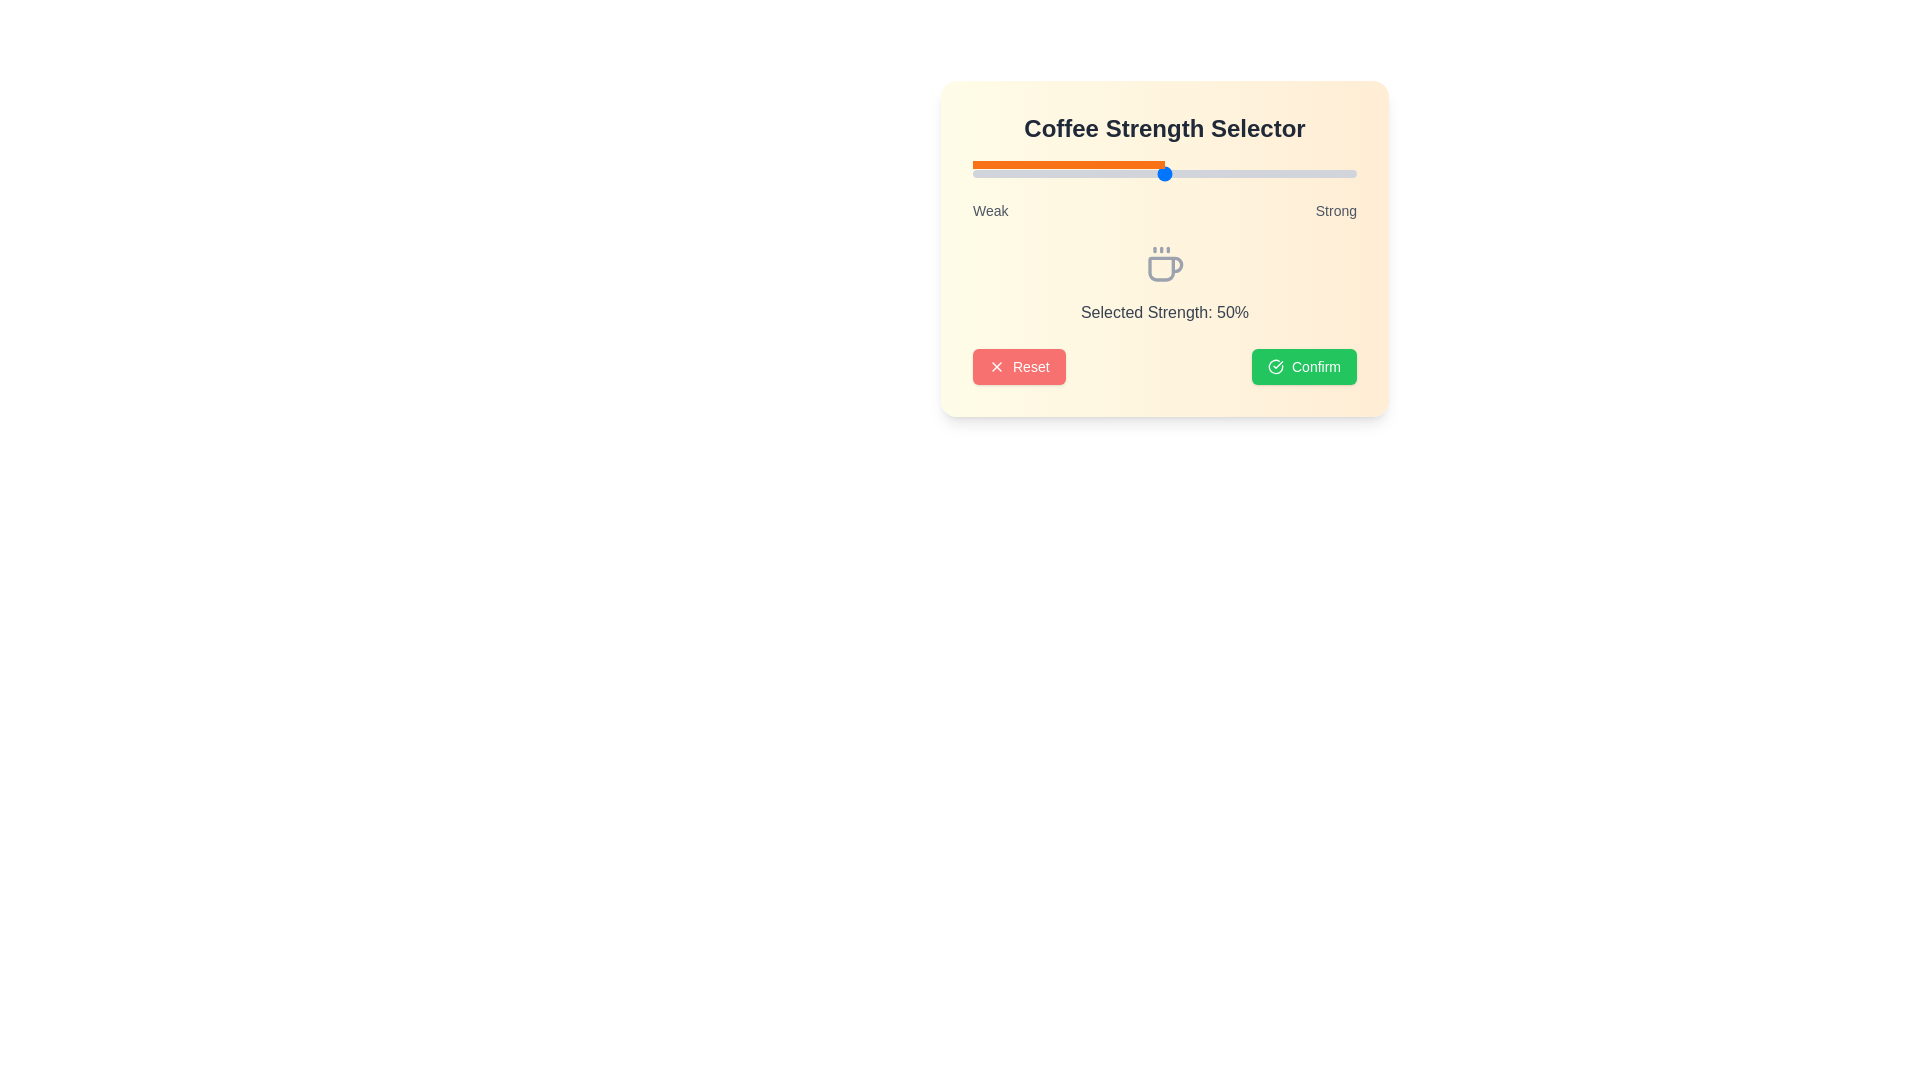 The image size is (1920, 1080). What do you see at coordinates (1252, 172) in the screenshot?
I see `the coffee strength` at bounding box center [1252, 172].